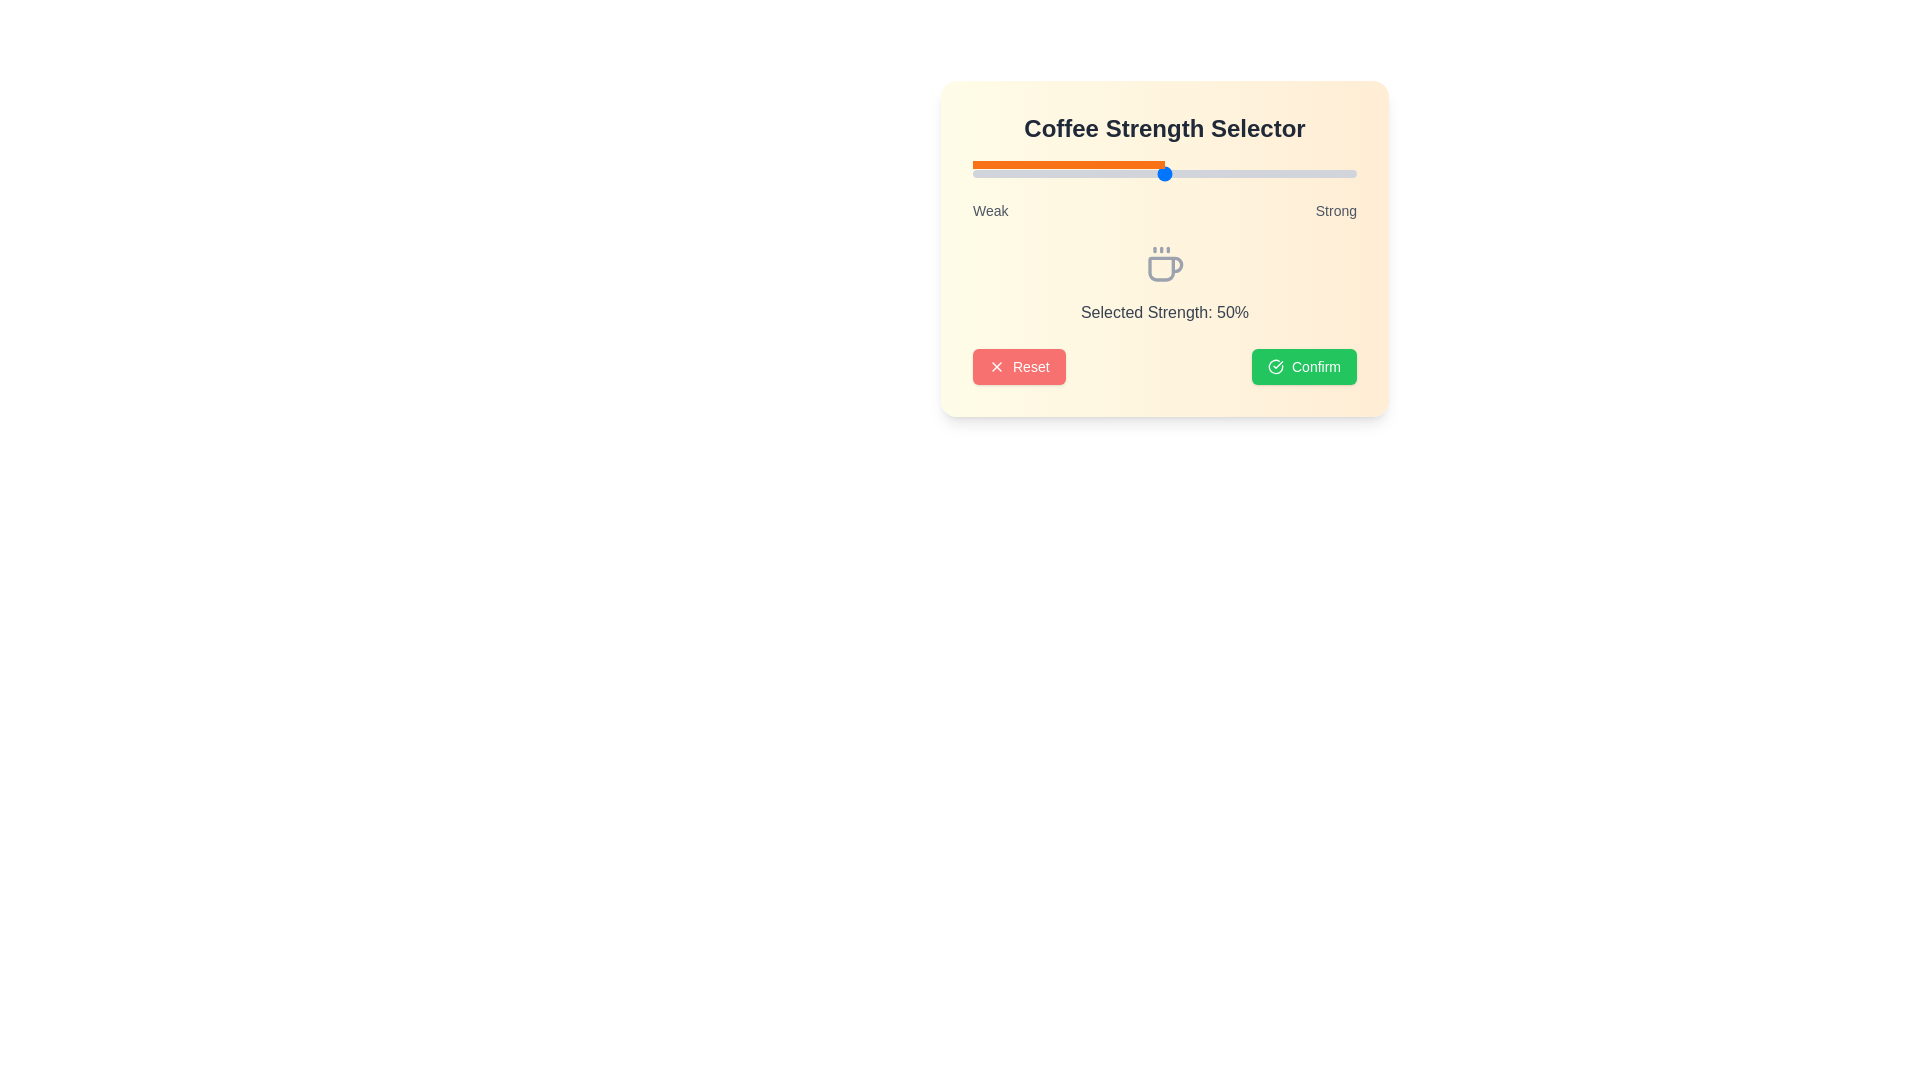 The image size is (1920, 1080). What do you see at coordinates (1252, 172) in the screenshot?
I see `the coffee strength` at bounding box center [1252, 172].